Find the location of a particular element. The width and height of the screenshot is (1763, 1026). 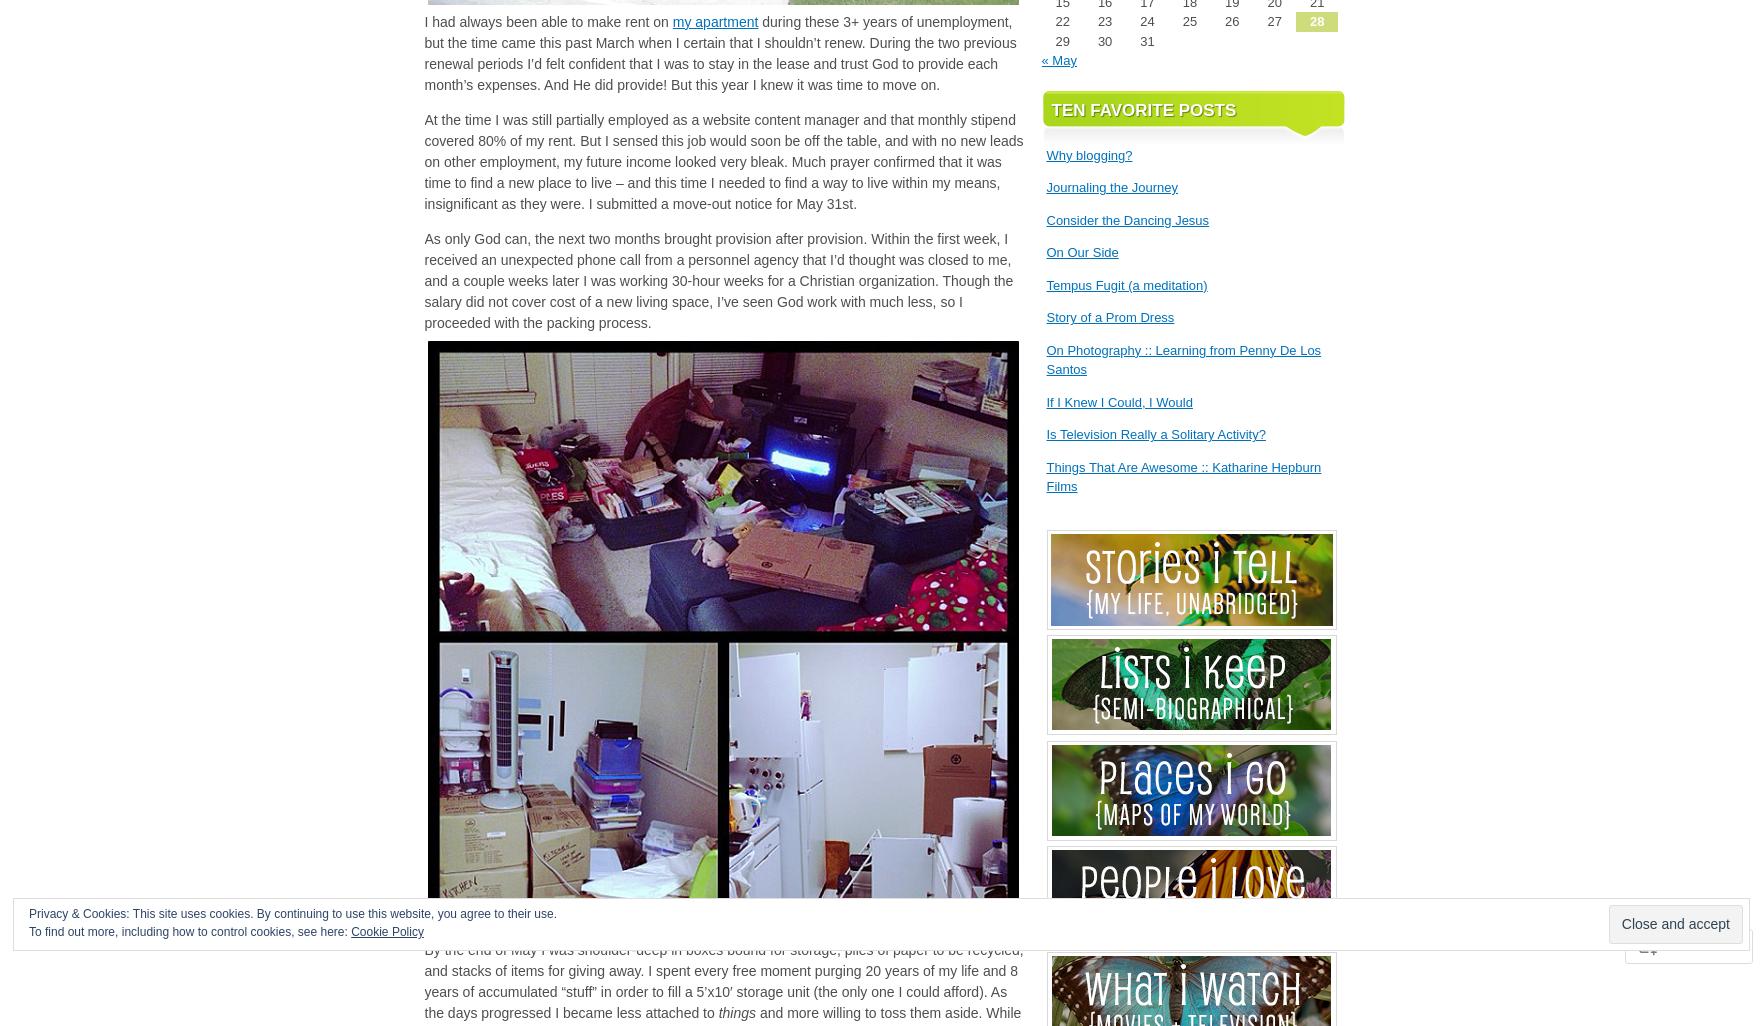

'Things That Are Awesome :: Katharine Hepburn Films' is located at coordinates (1182, 475).